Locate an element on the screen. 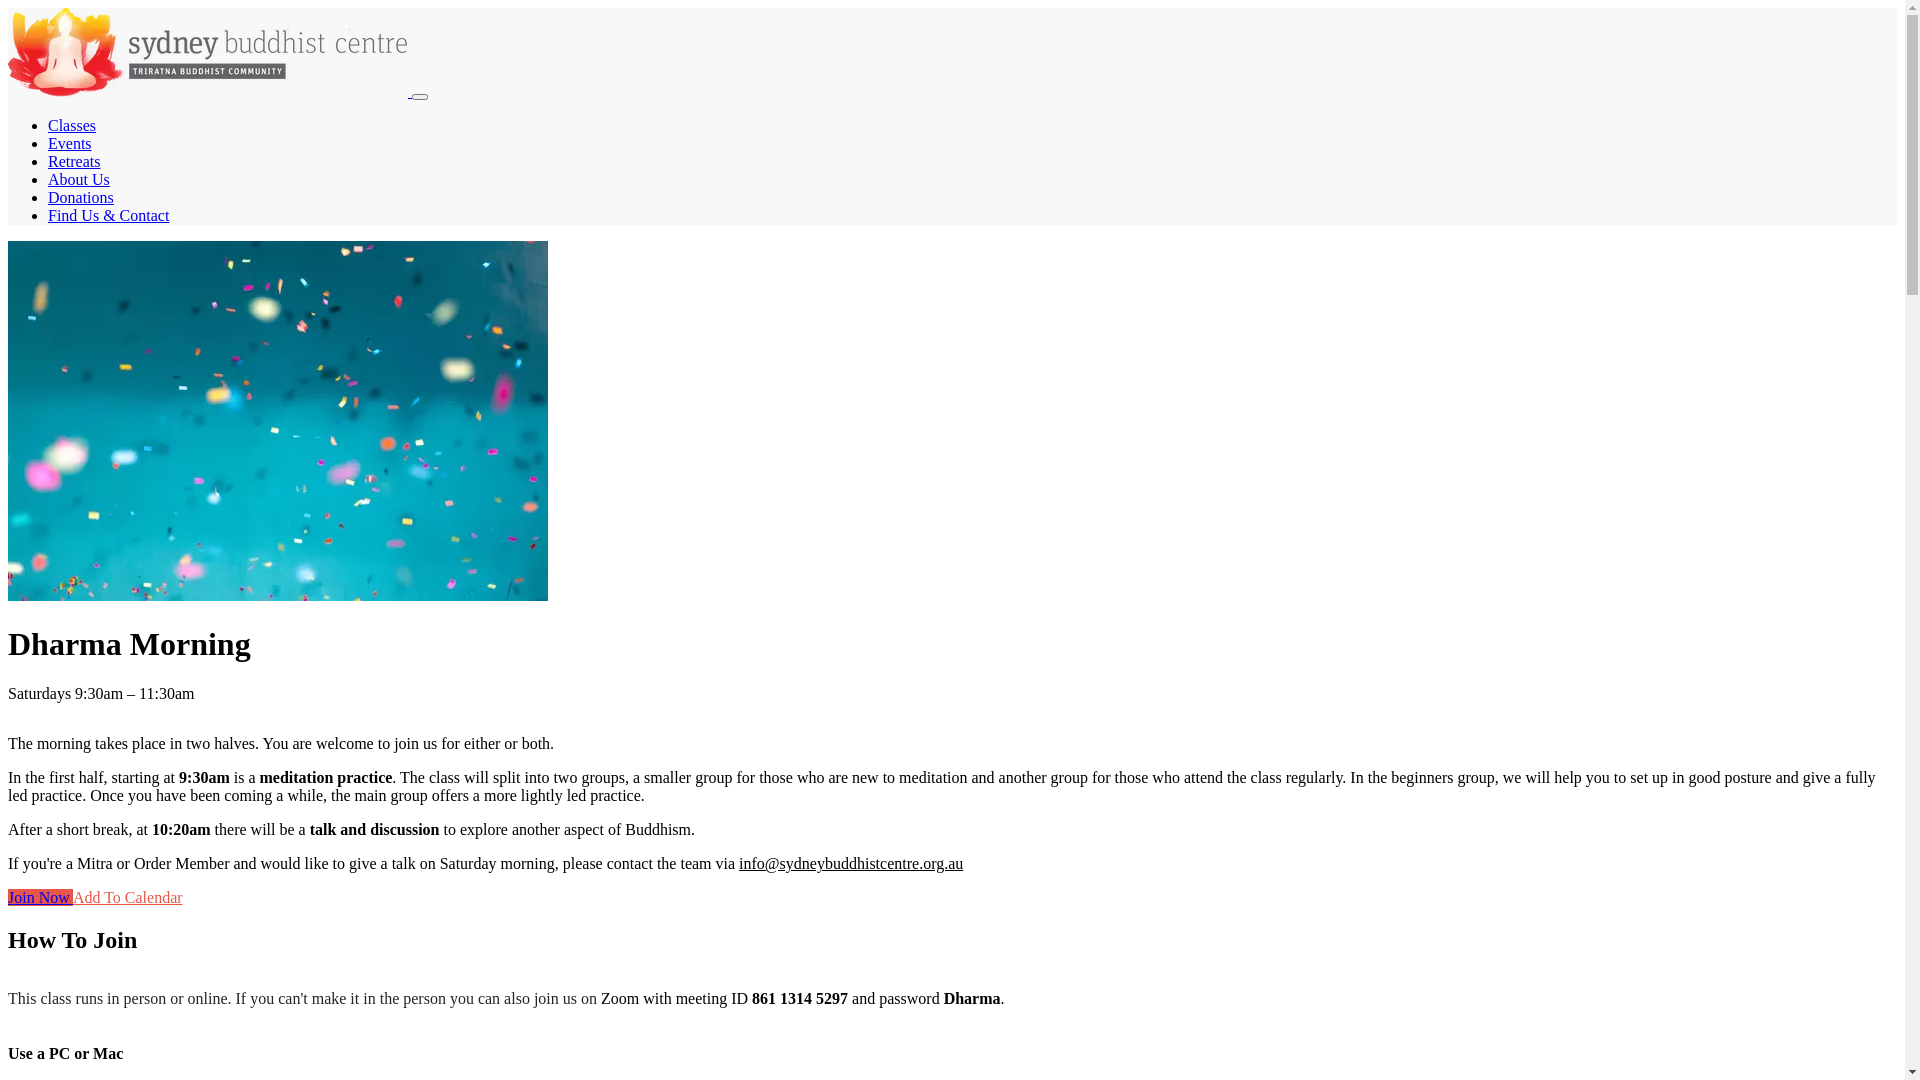  'Find Us & Contact' is located at coordinates (107, 215).